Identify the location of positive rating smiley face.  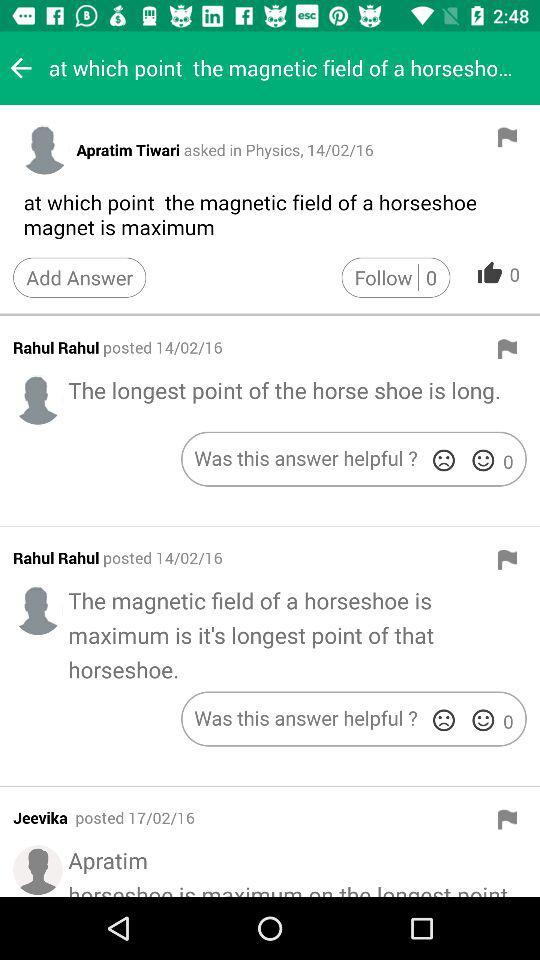
(482, 720).